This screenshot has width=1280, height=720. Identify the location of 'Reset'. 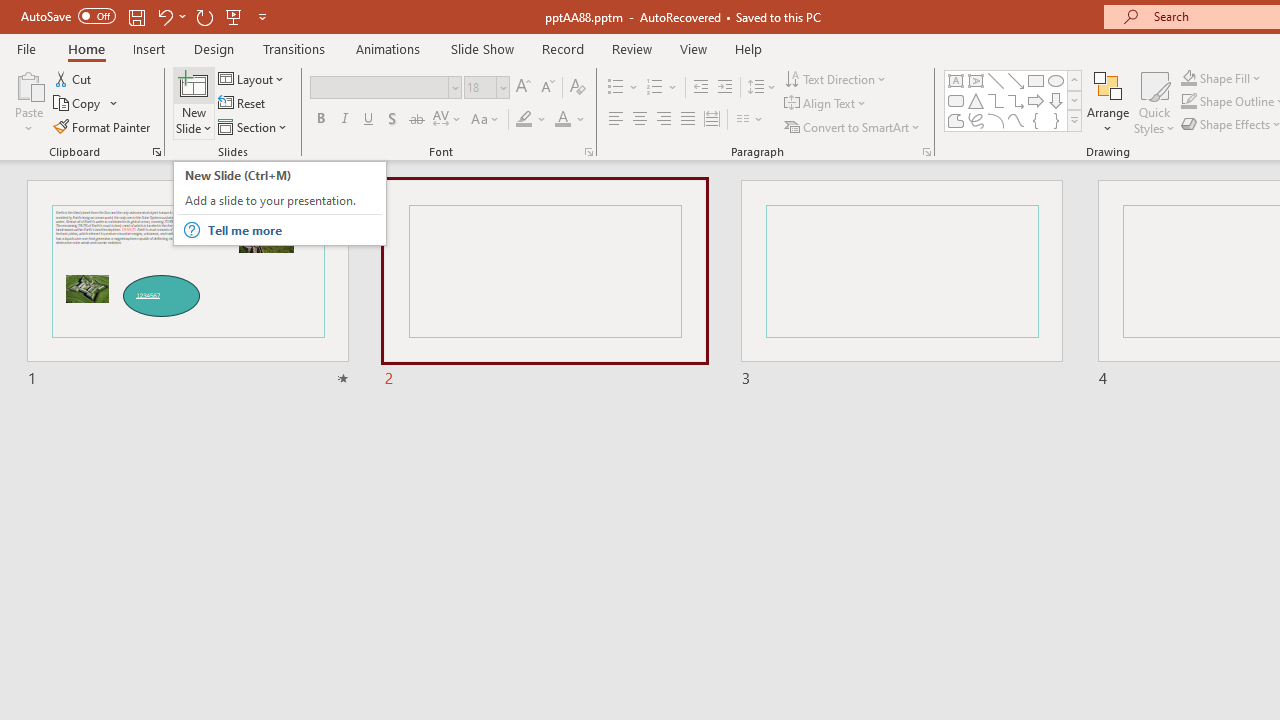
(242, 103).